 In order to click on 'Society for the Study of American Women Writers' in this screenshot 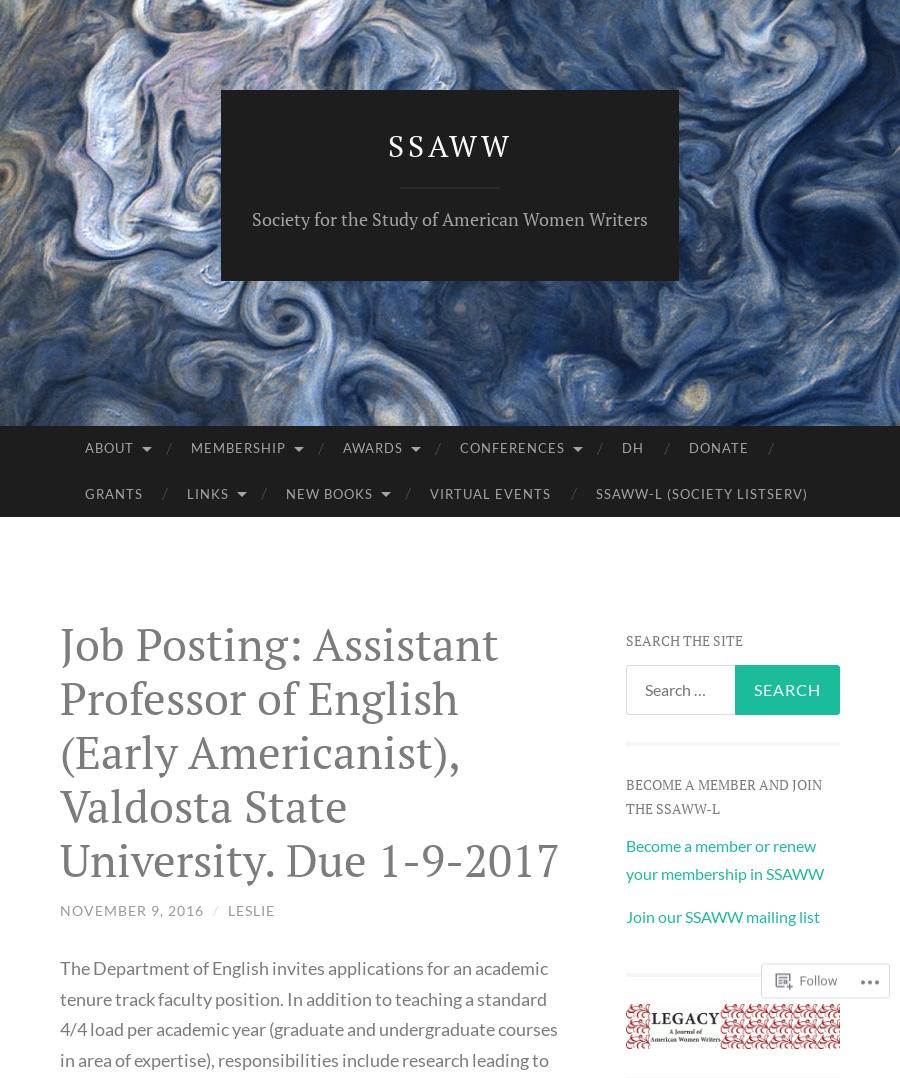, I will do `click(450, 219)`.